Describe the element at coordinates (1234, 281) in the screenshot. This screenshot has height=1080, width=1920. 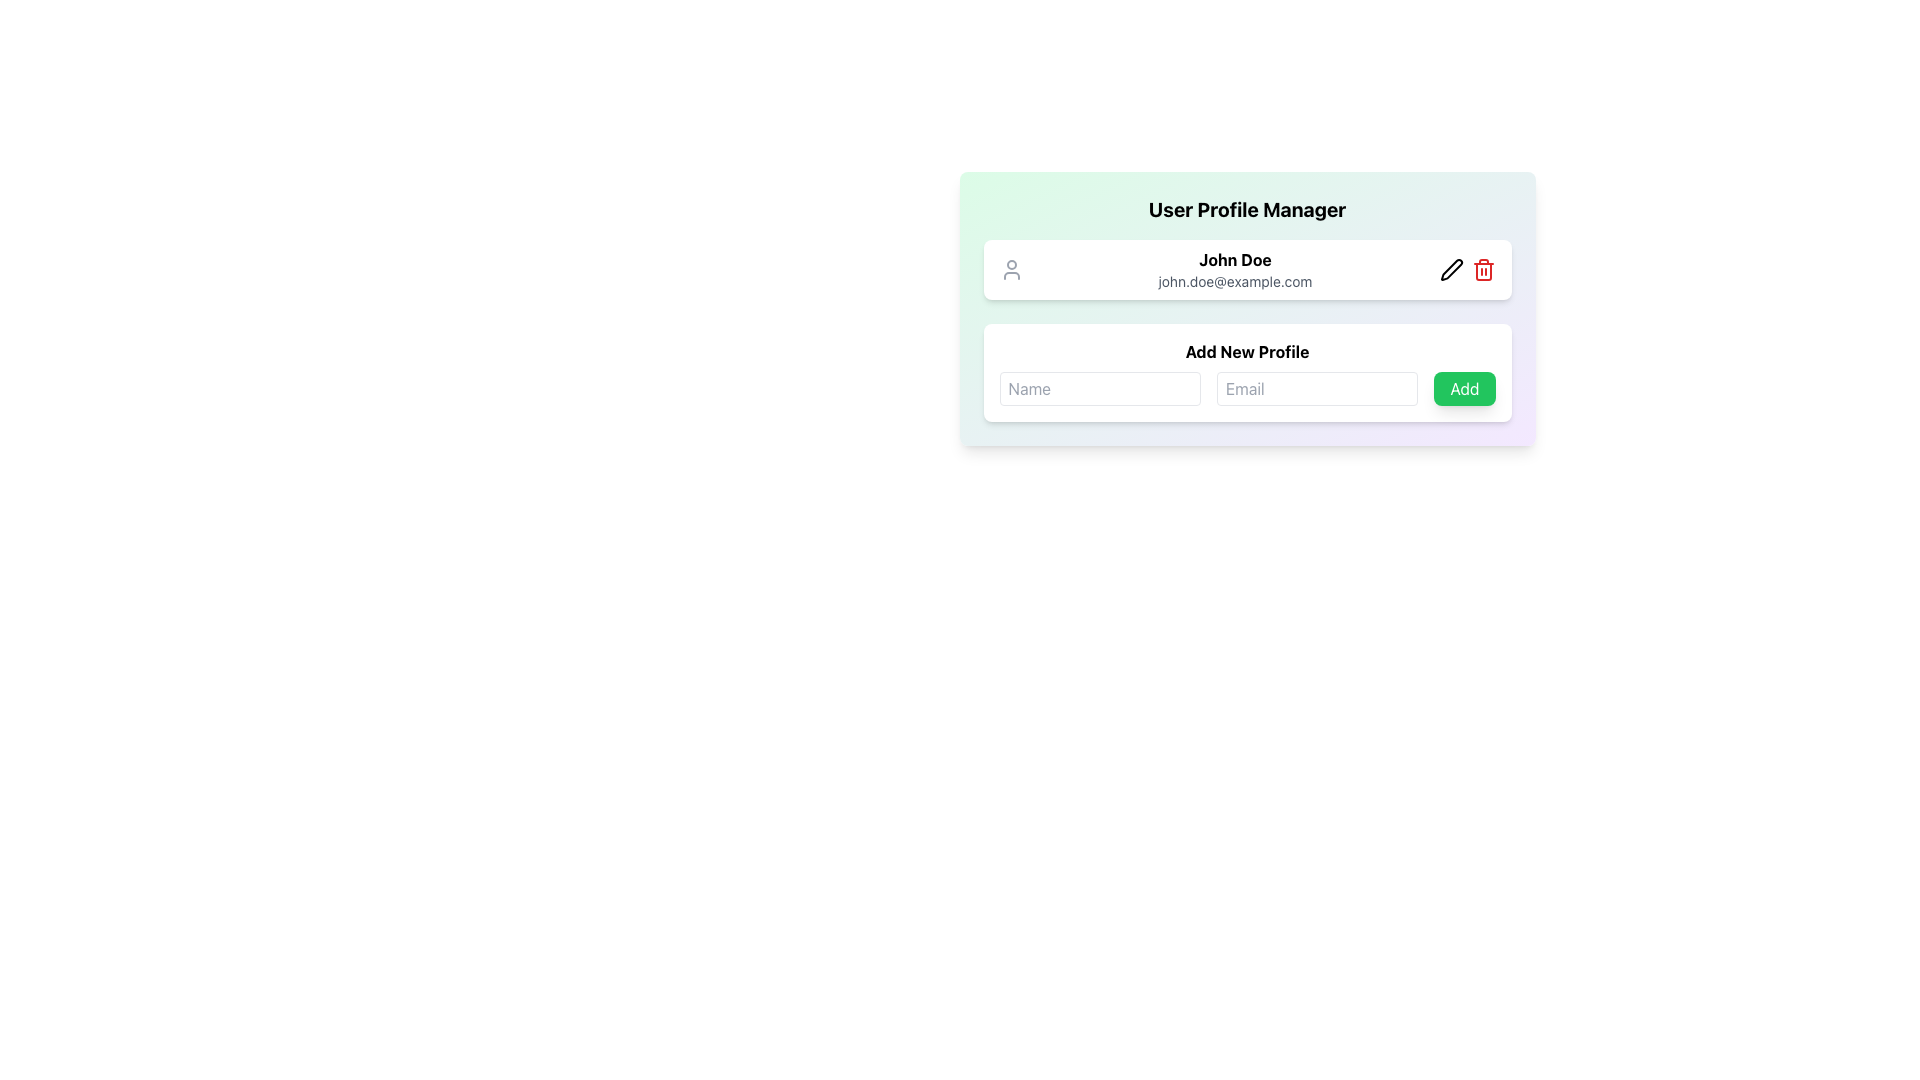
I see `the email address text display 'john.doe@example.com' located within the user profile card, positioned centrally below the name 'John Doe'` at that location.